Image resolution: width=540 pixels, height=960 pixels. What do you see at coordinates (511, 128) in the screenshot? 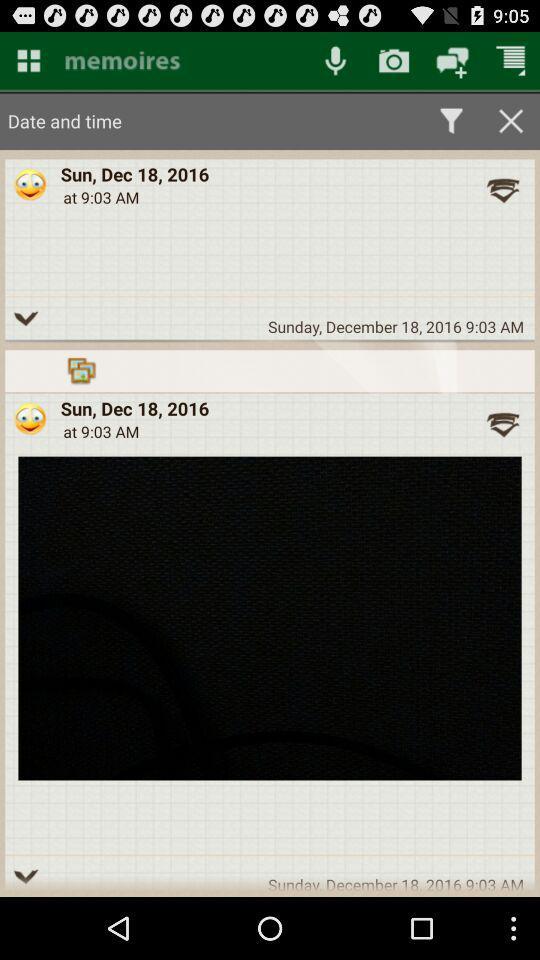
I see `the close icon` at bounding box center [511, 128].